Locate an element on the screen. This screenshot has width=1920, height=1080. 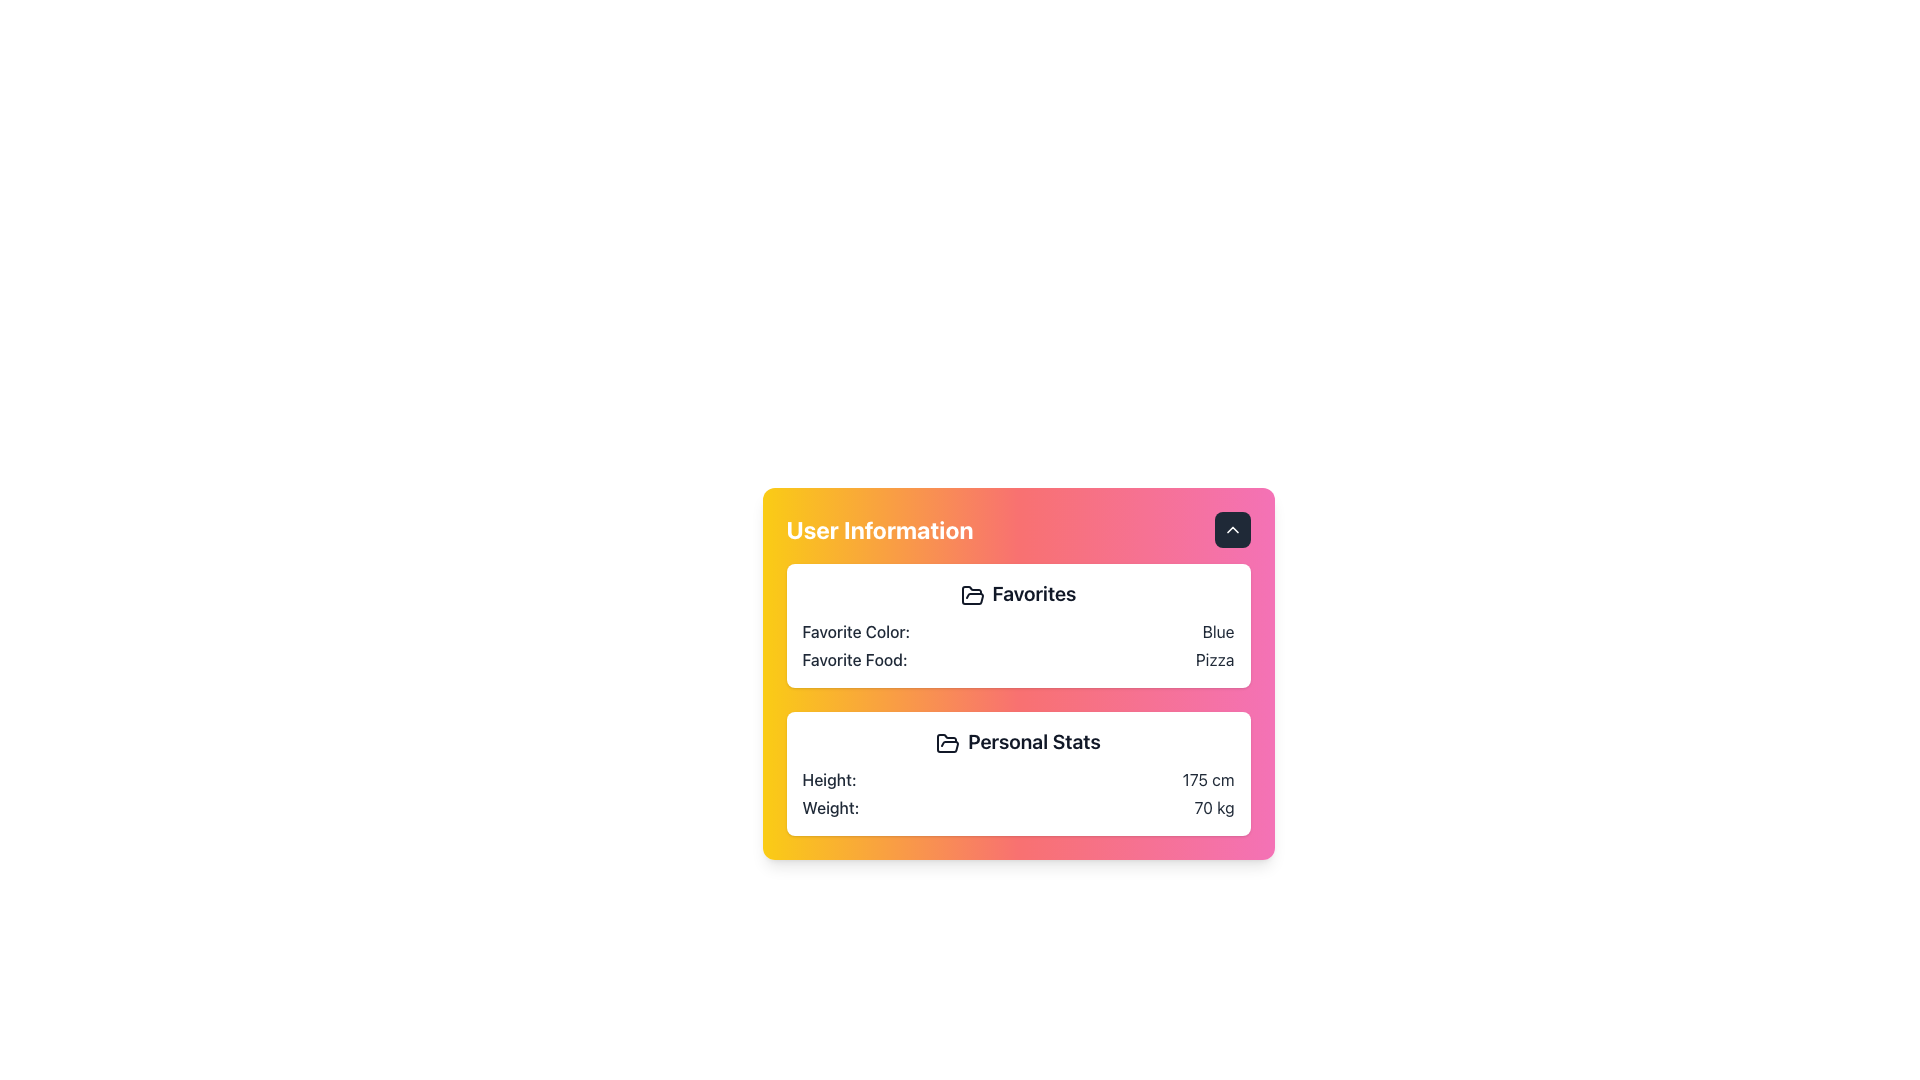
the open folder icon located to the left of the 'Favorites' text in the 'Favorites' section of the 'User Information' card is located at coordinates (972, 594).